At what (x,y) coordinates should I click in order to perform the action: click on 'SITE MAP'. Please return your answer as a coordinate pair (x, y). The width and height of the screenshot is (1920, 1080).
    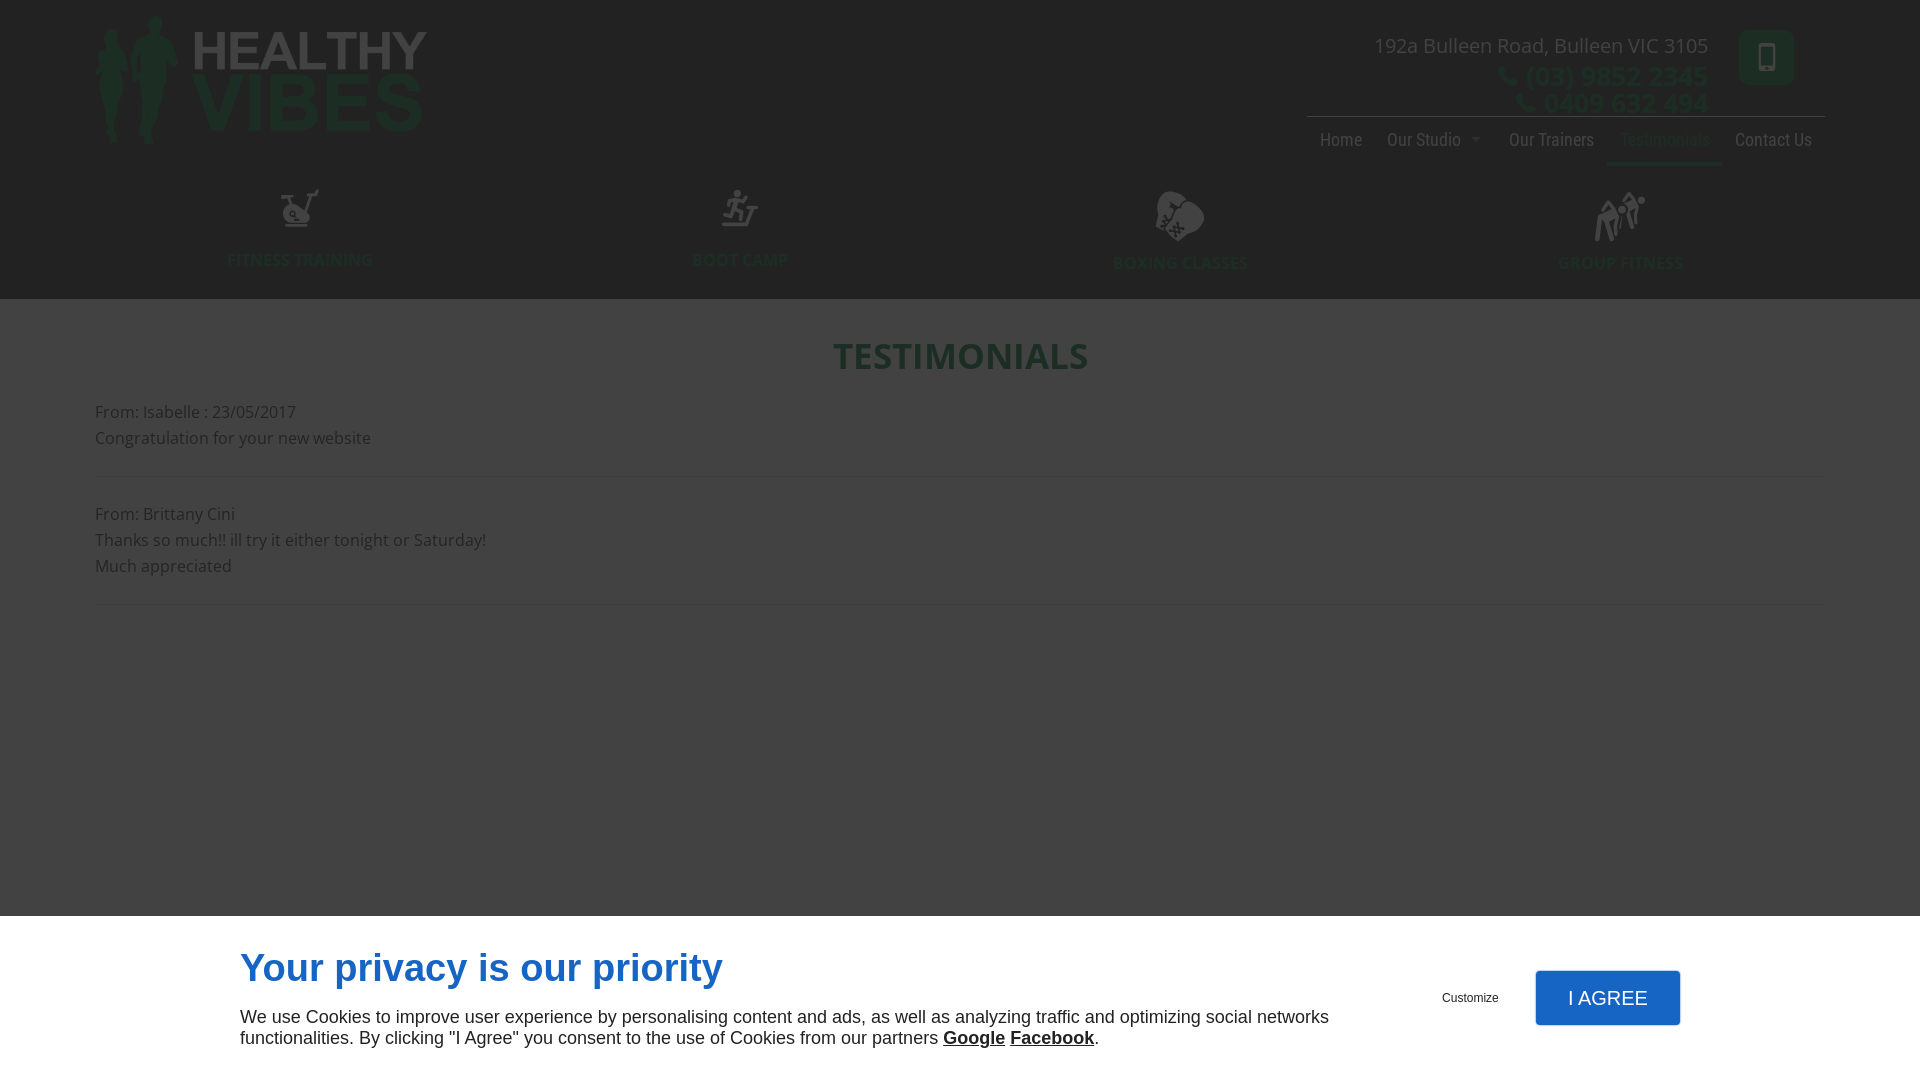
    Looking at the image, I should click on (1798, 1038).